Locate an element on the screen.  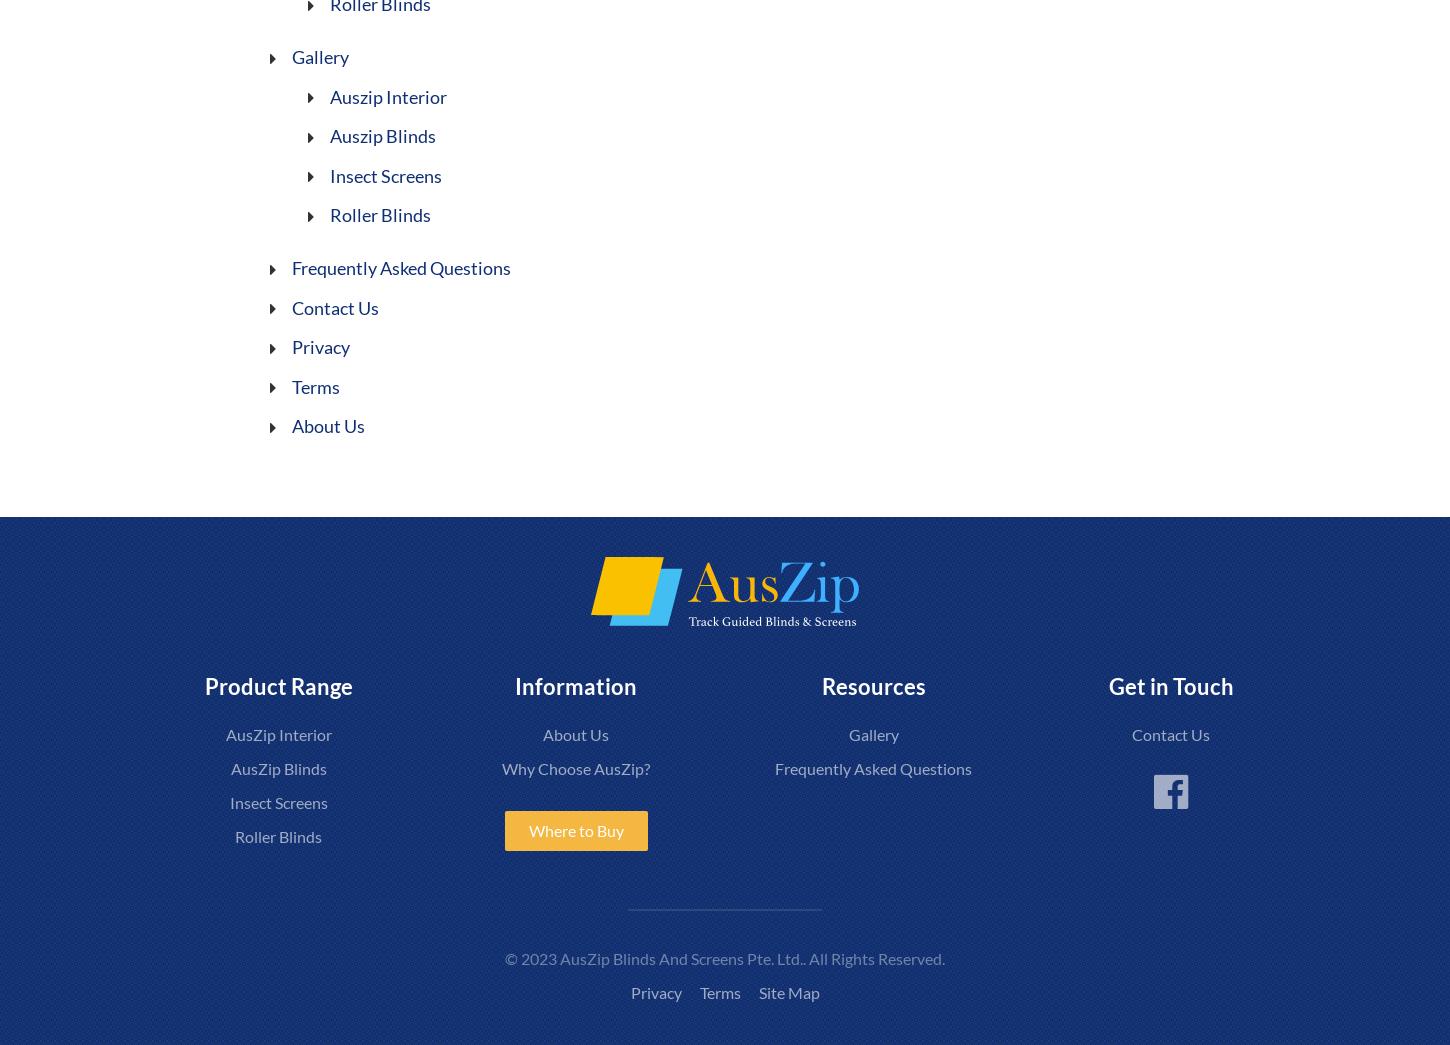
'AusZip Blinds' is located at coordinates (277, 768).